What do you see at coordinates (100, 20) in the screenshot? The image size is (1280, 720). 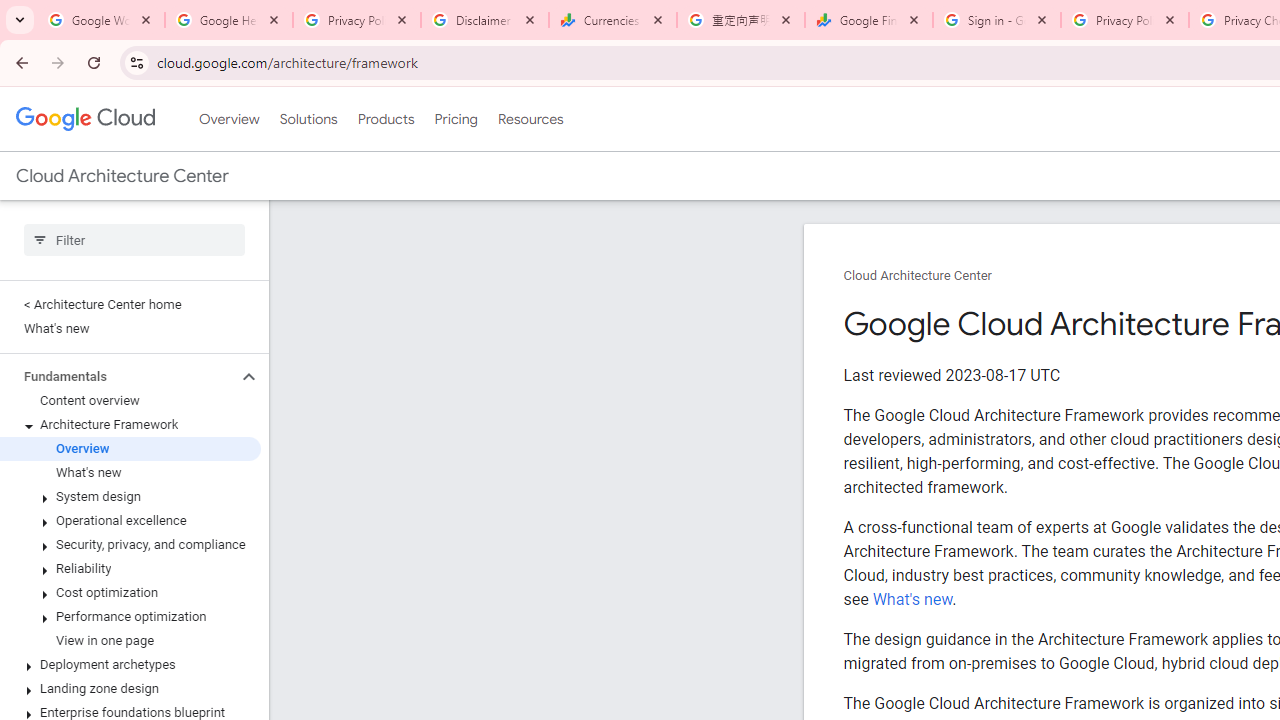 I see `'Google Workspace Admin Community'` at bounding box center [100, 20].